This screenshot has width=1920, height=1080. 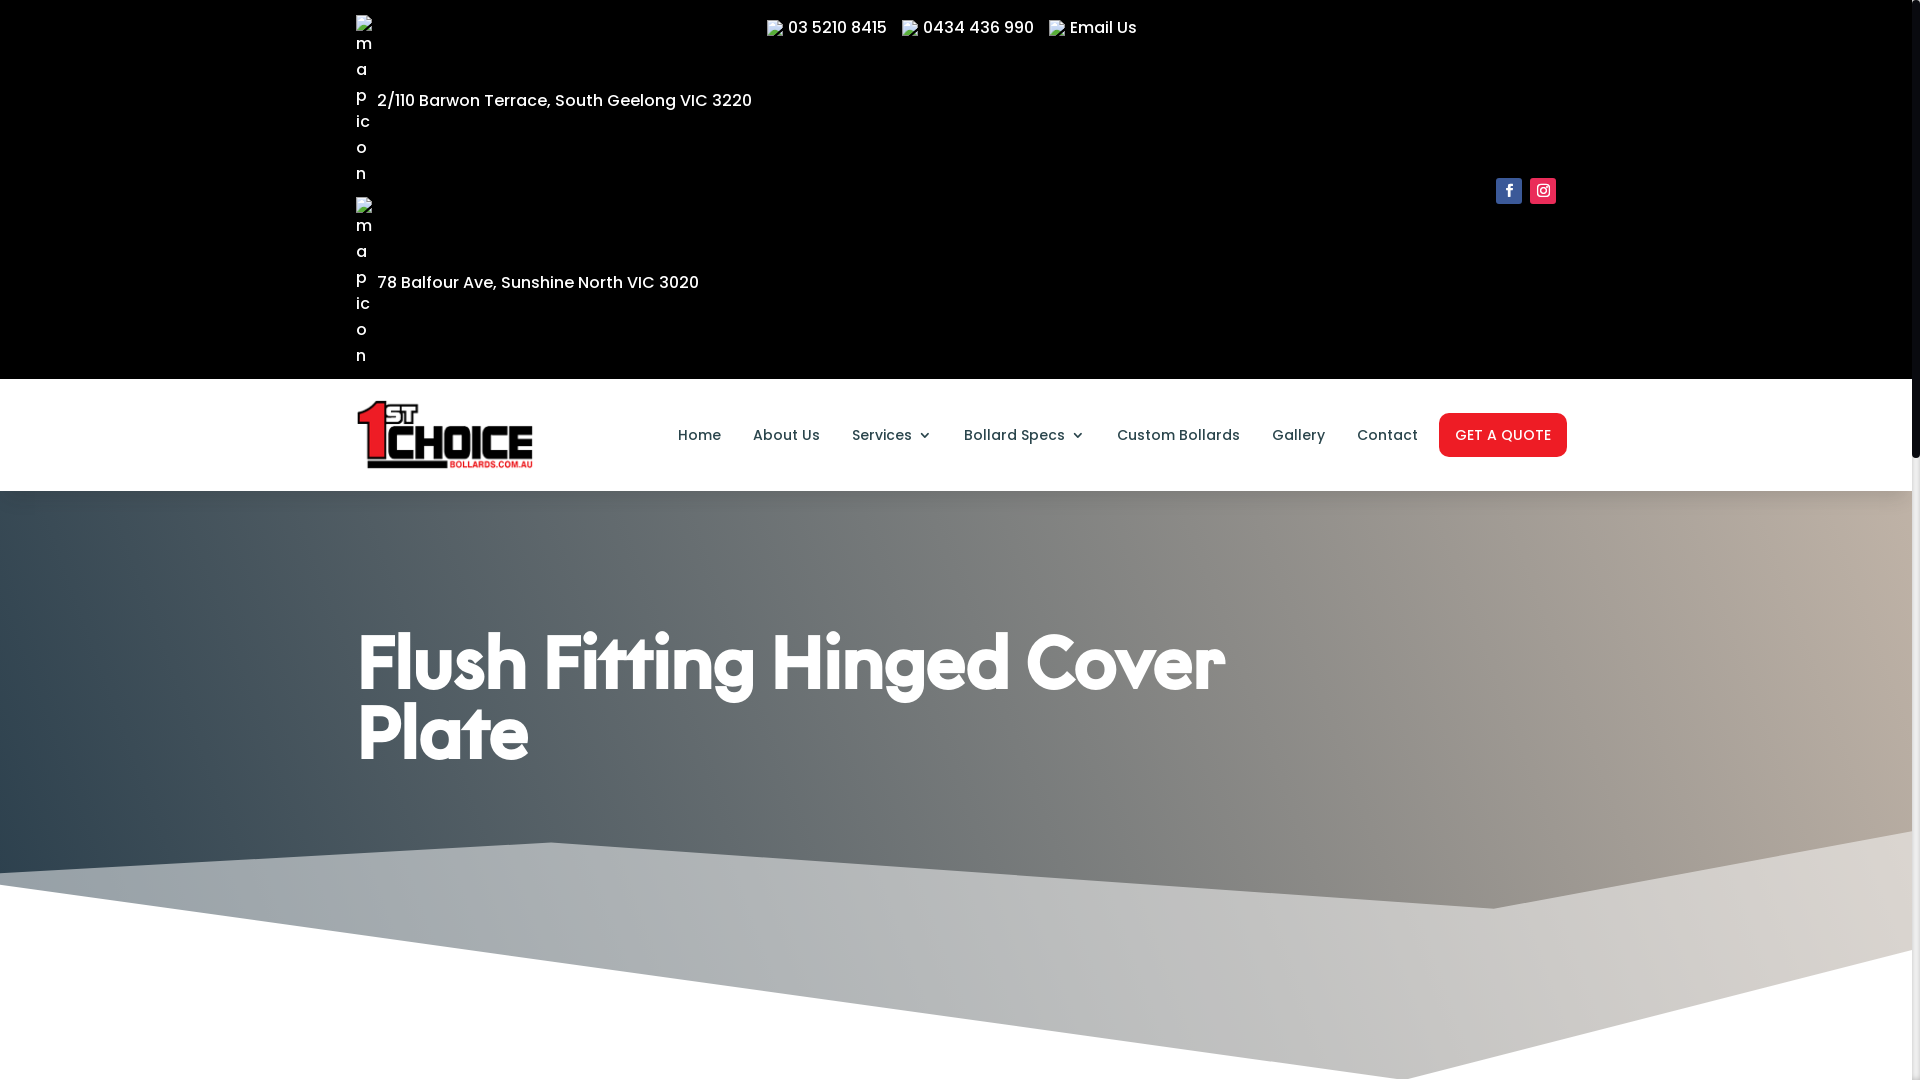 I want to click on 'Email Us', so click(x=1092, y=27).